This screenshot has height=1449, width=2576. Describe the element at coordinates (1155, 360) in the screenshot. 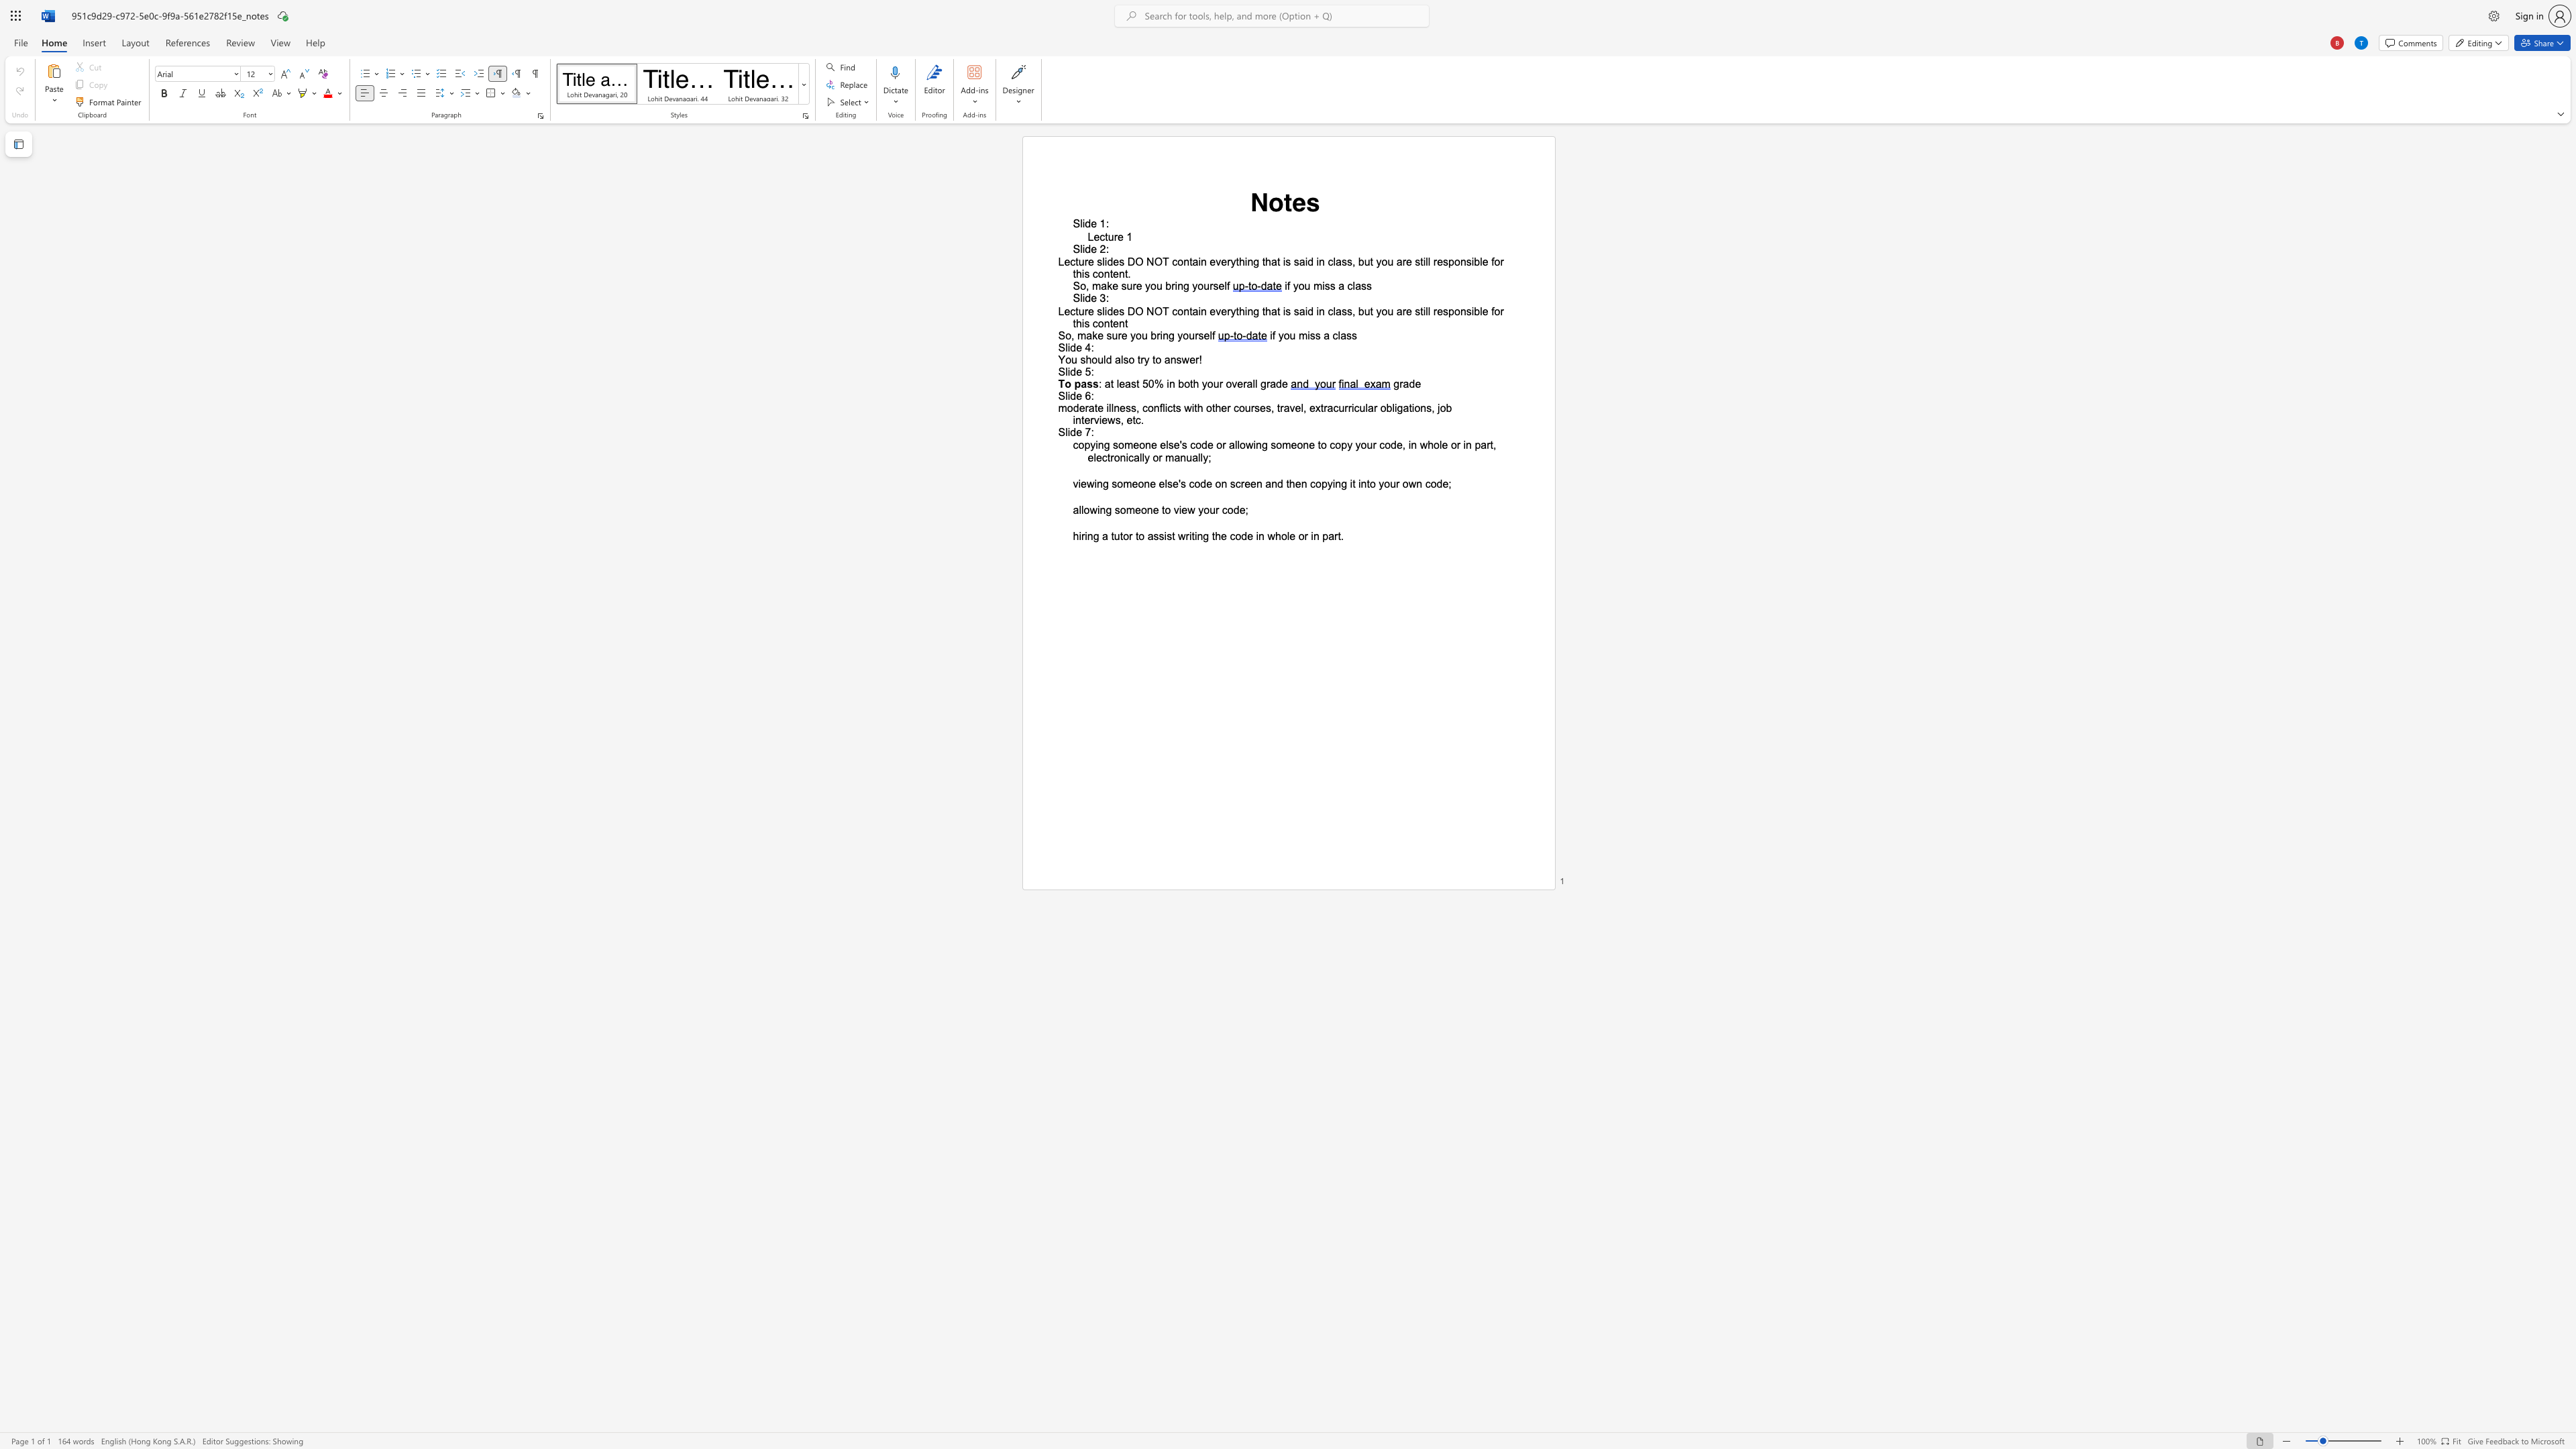

I see `the space between the continuous character "t" and "o" in the text` at that location.